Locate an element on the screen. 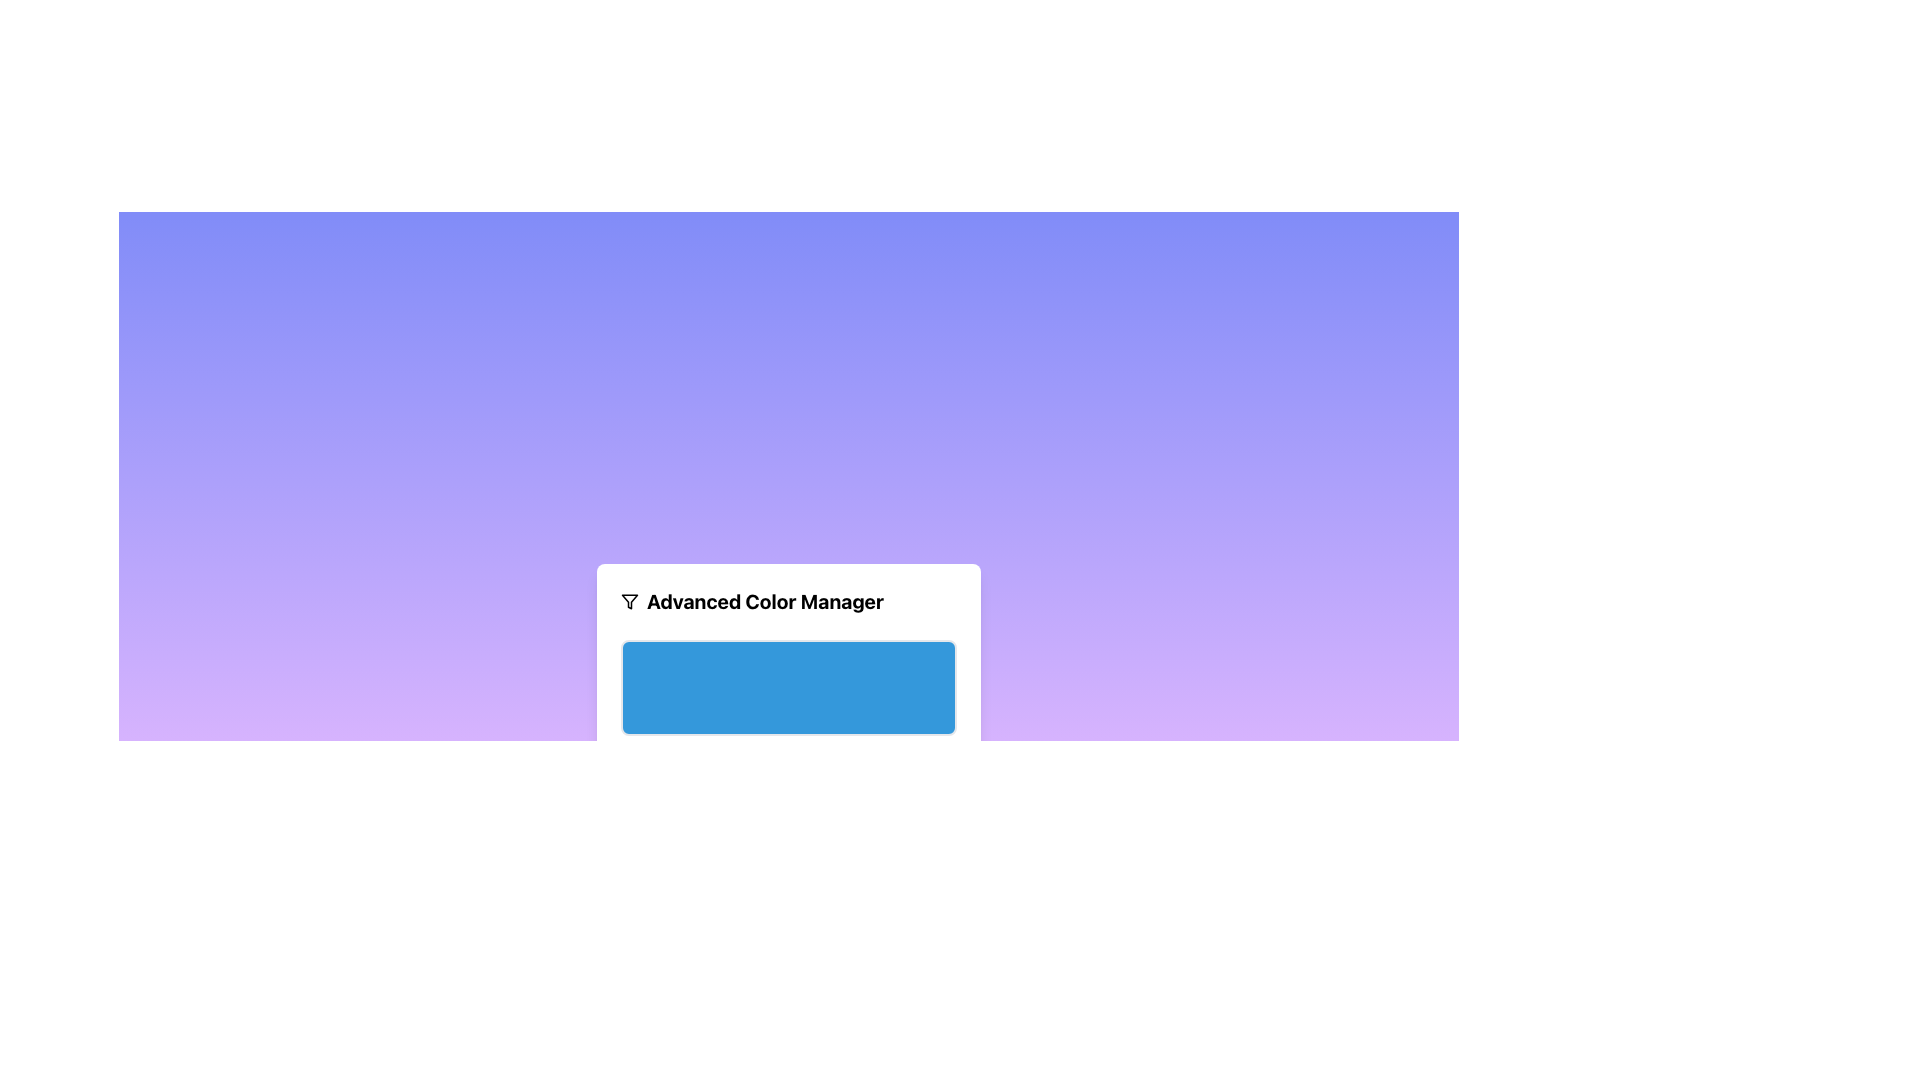 Image resolution: width=1920 pixels, height=1080 pixels. the SVG icon shaped like a funnel or filter located in the top-right informational section of the page is located at coordinates (628, 600).